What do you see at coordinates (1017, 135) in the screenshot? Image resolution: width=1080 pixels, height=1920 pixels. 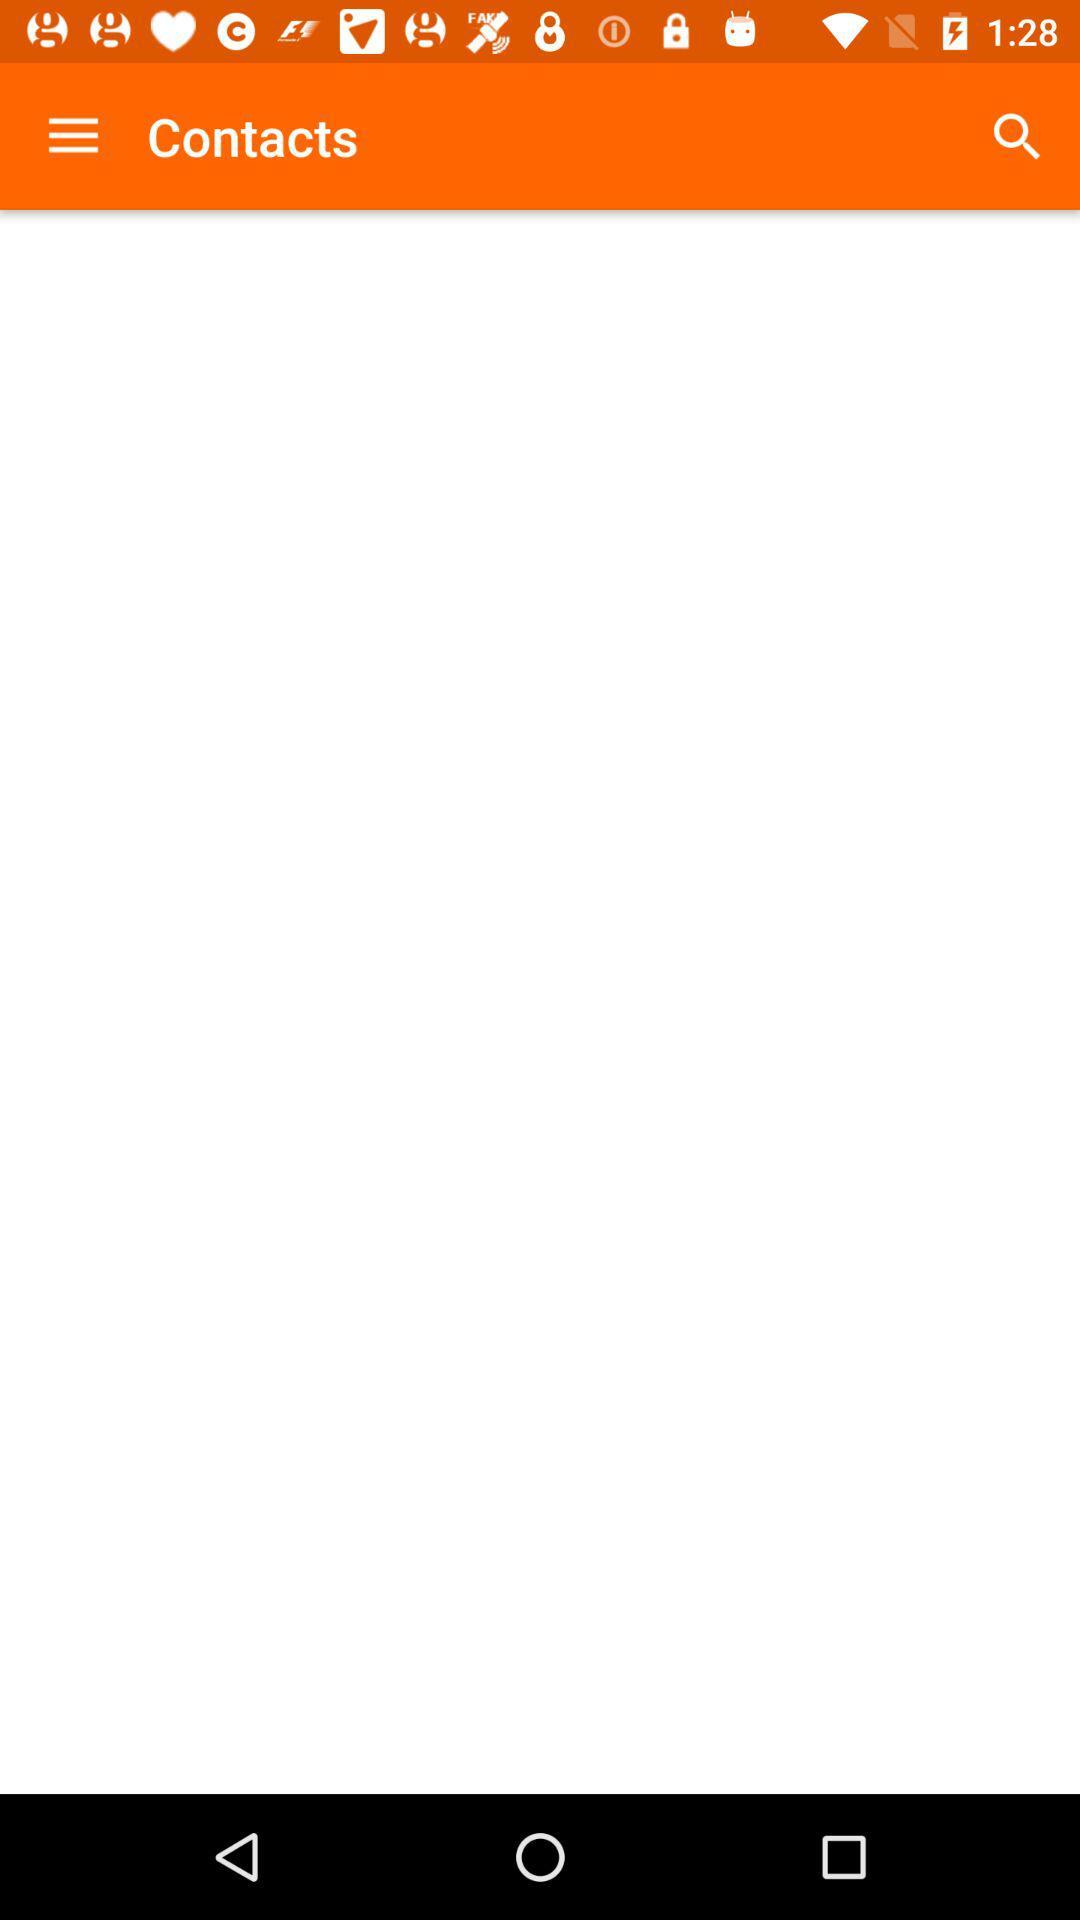 I see `the icon to the right of contacts app` at bounding box center [1017, 135].